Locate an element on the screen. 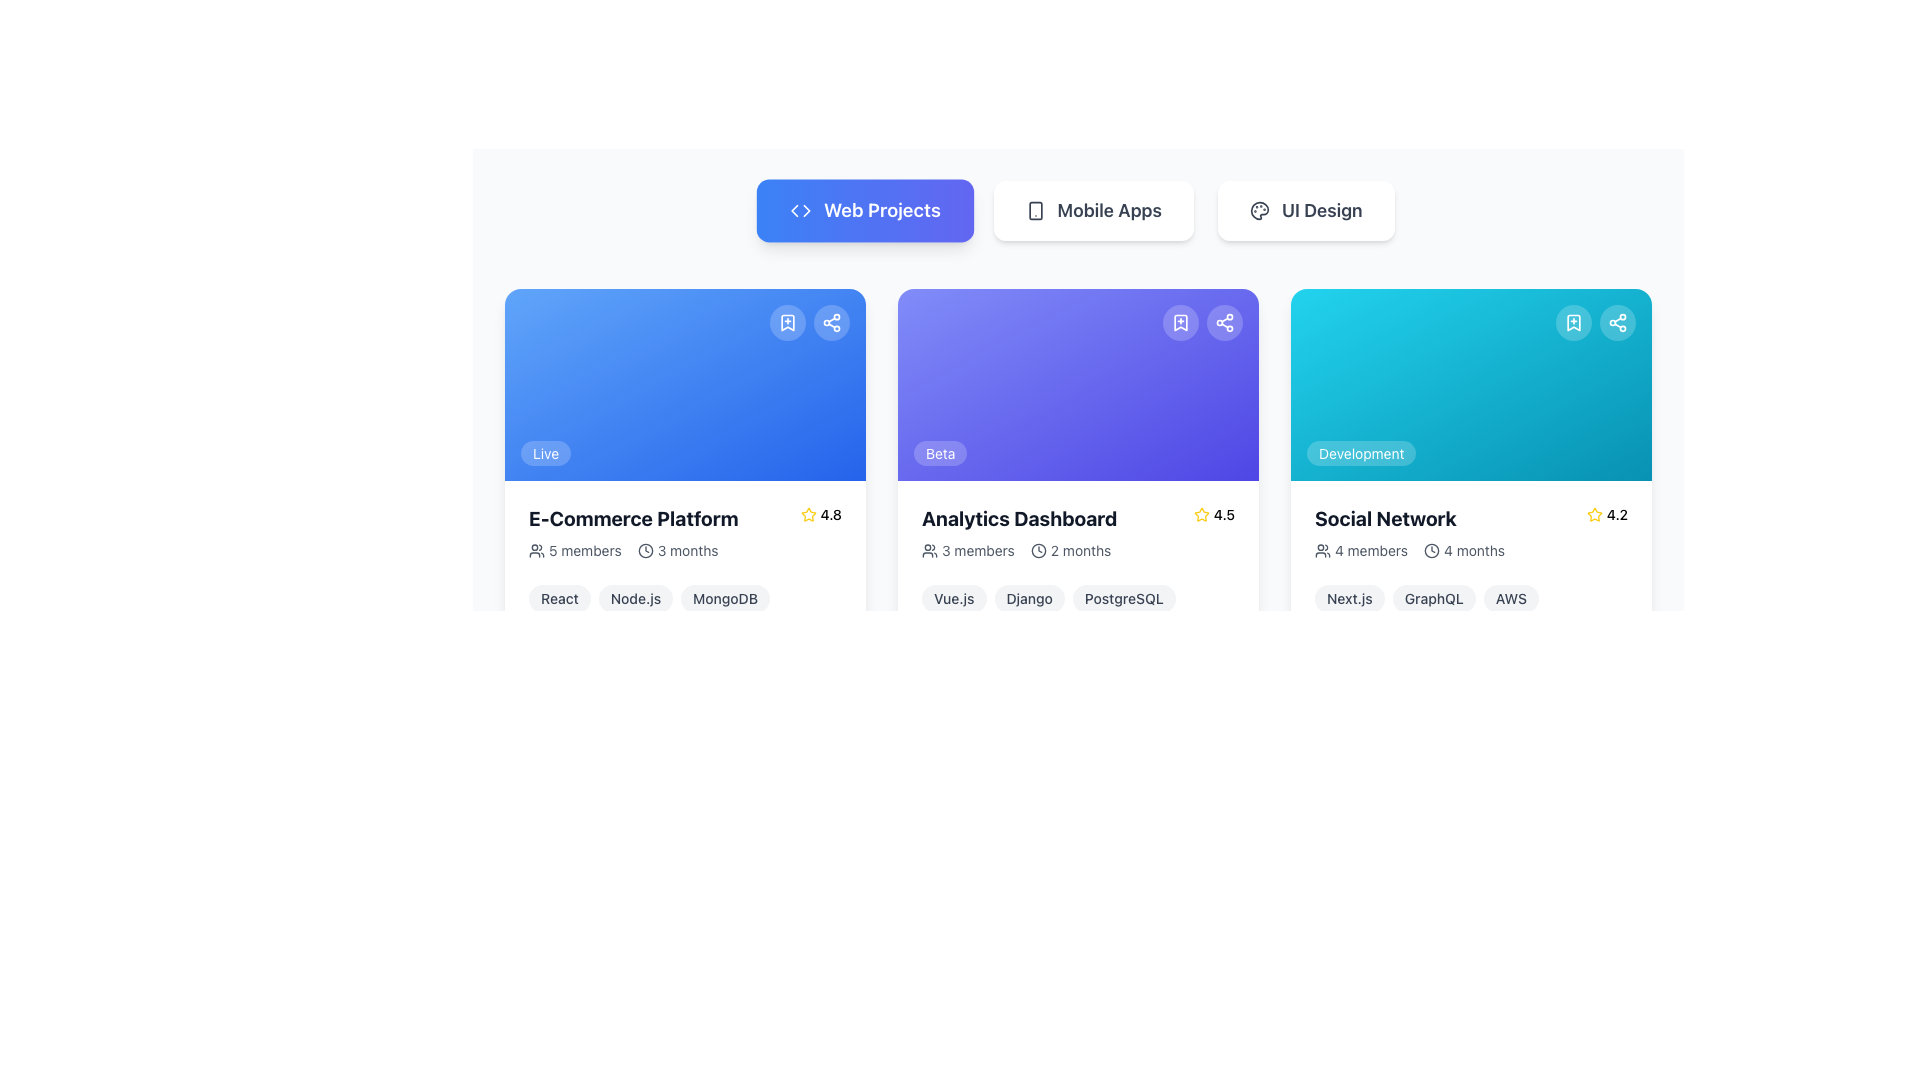 The width and height of the screenshot is (1920, 1080). the 'UI Design' button, which is the third button in a horizontal set of three, featuring a white background, rounded corners, and dark gray text to trigger the hover effect is located at coordinates (1306, 211).